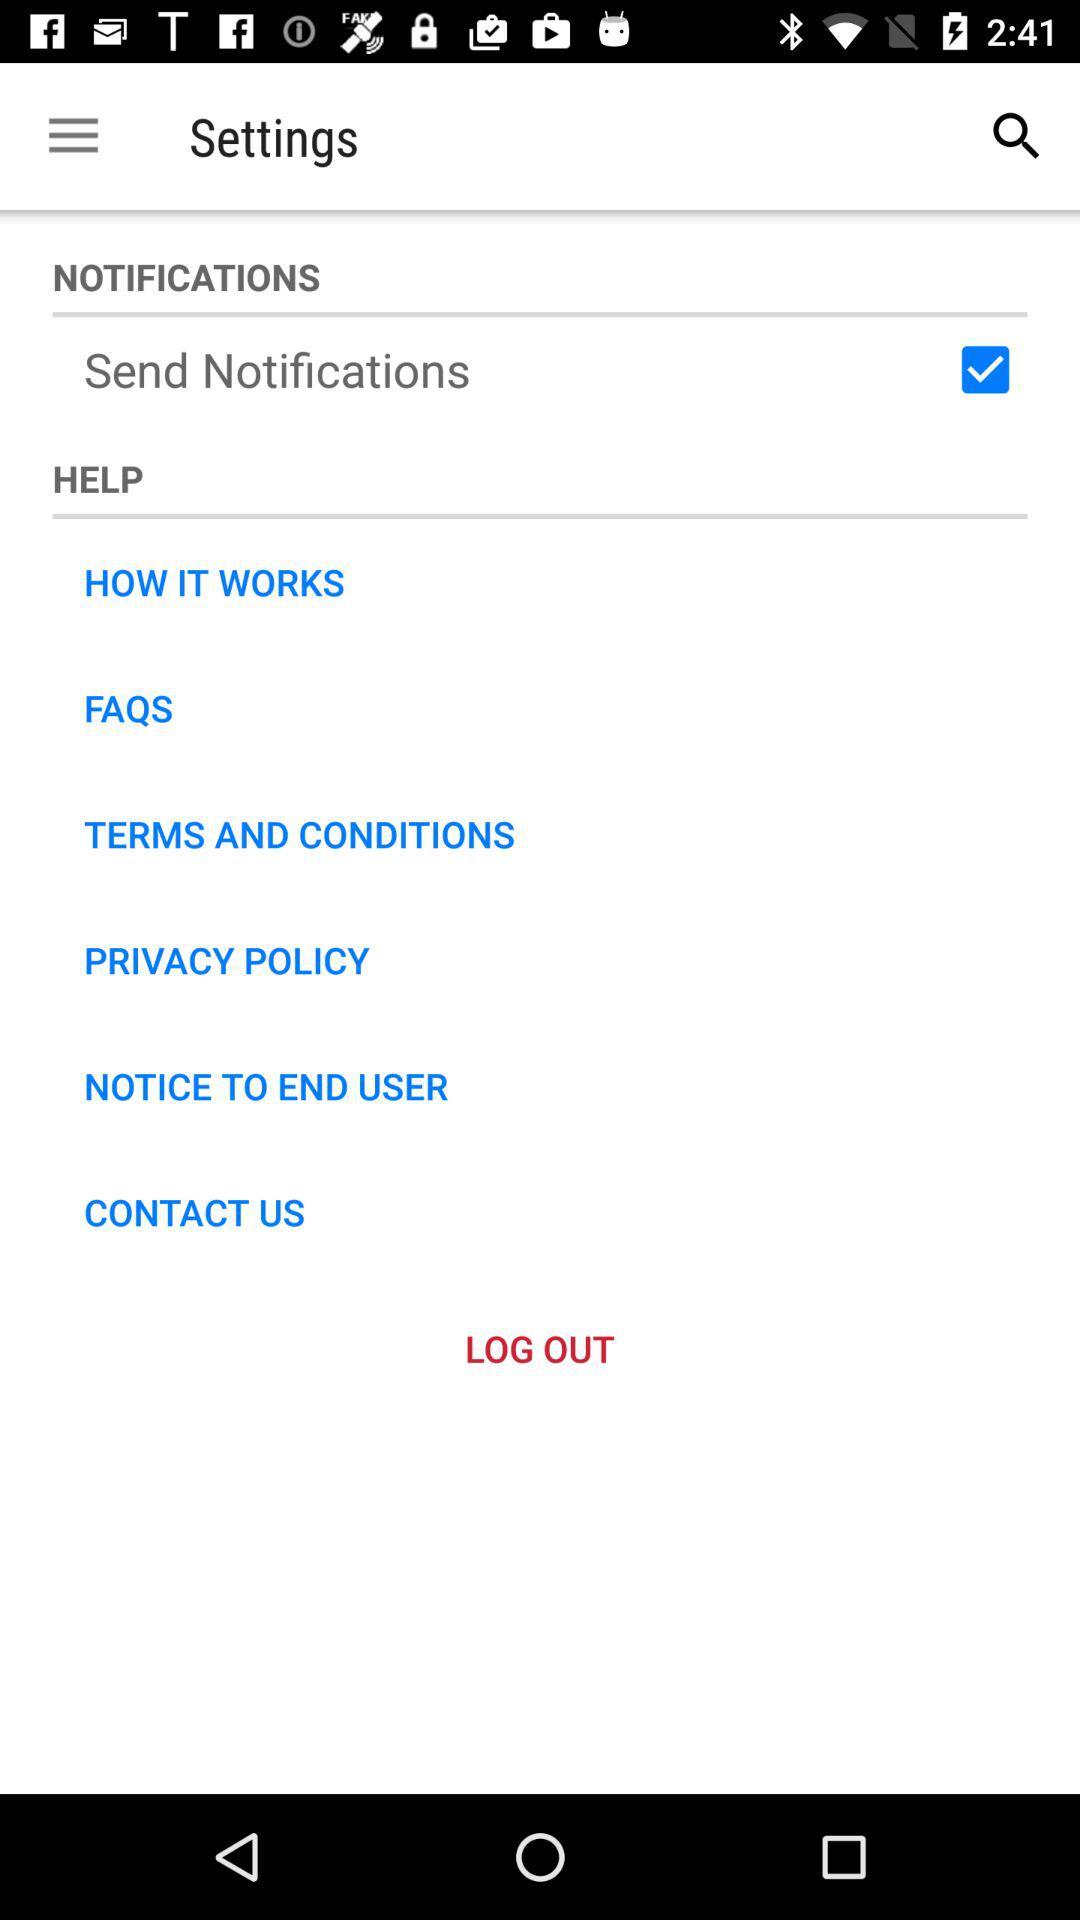 The height and width of the screenshot is (1920, 1080). Describe the element at coordinates (984, 369) in the screenshot. I see `item to the right of the send notifications icon` at that location.